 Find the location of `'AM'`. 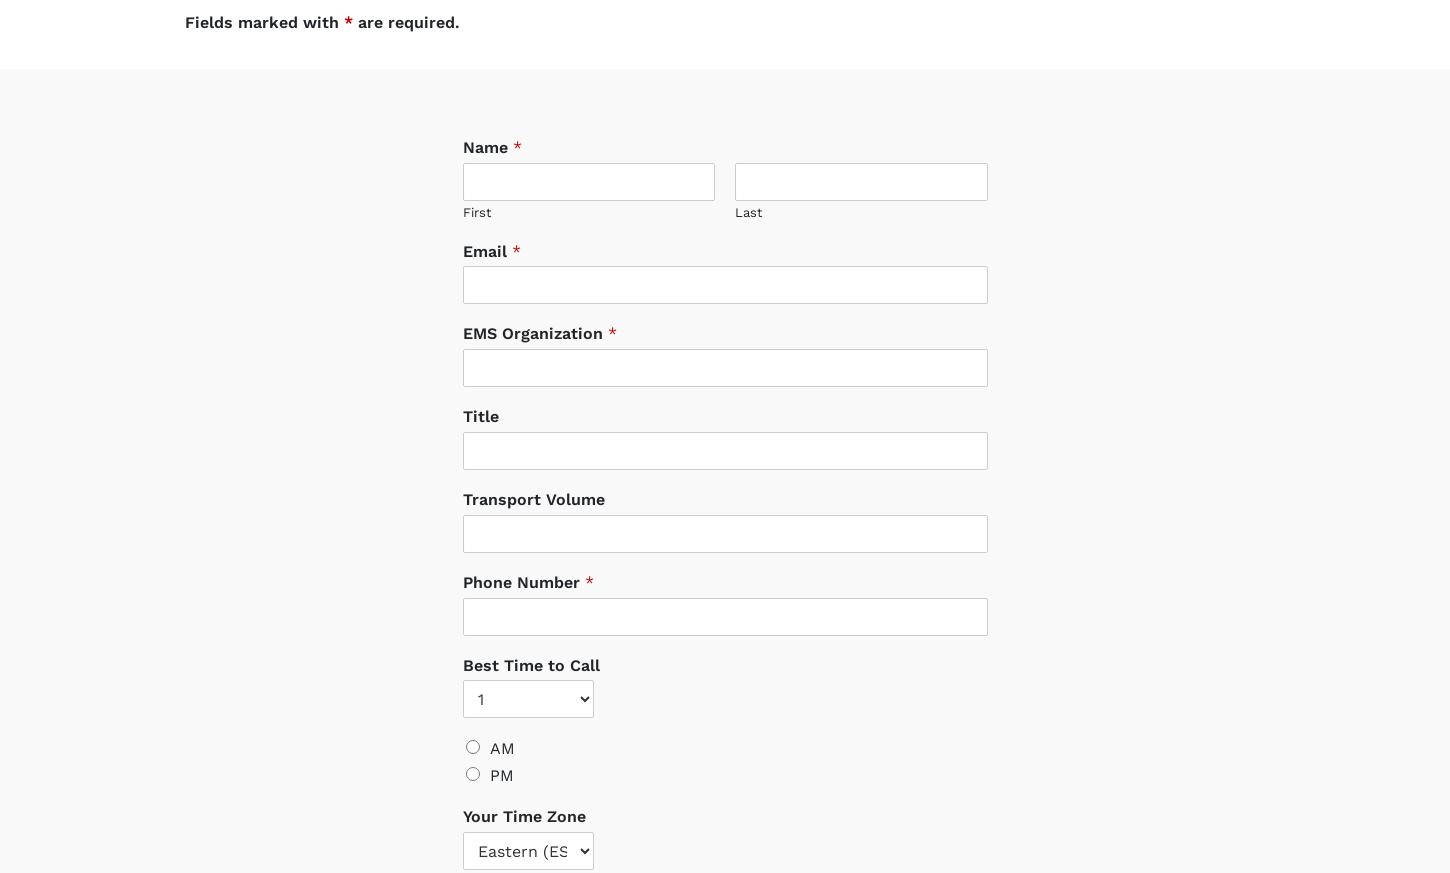

'AM' is located at coordinates (501, 728).